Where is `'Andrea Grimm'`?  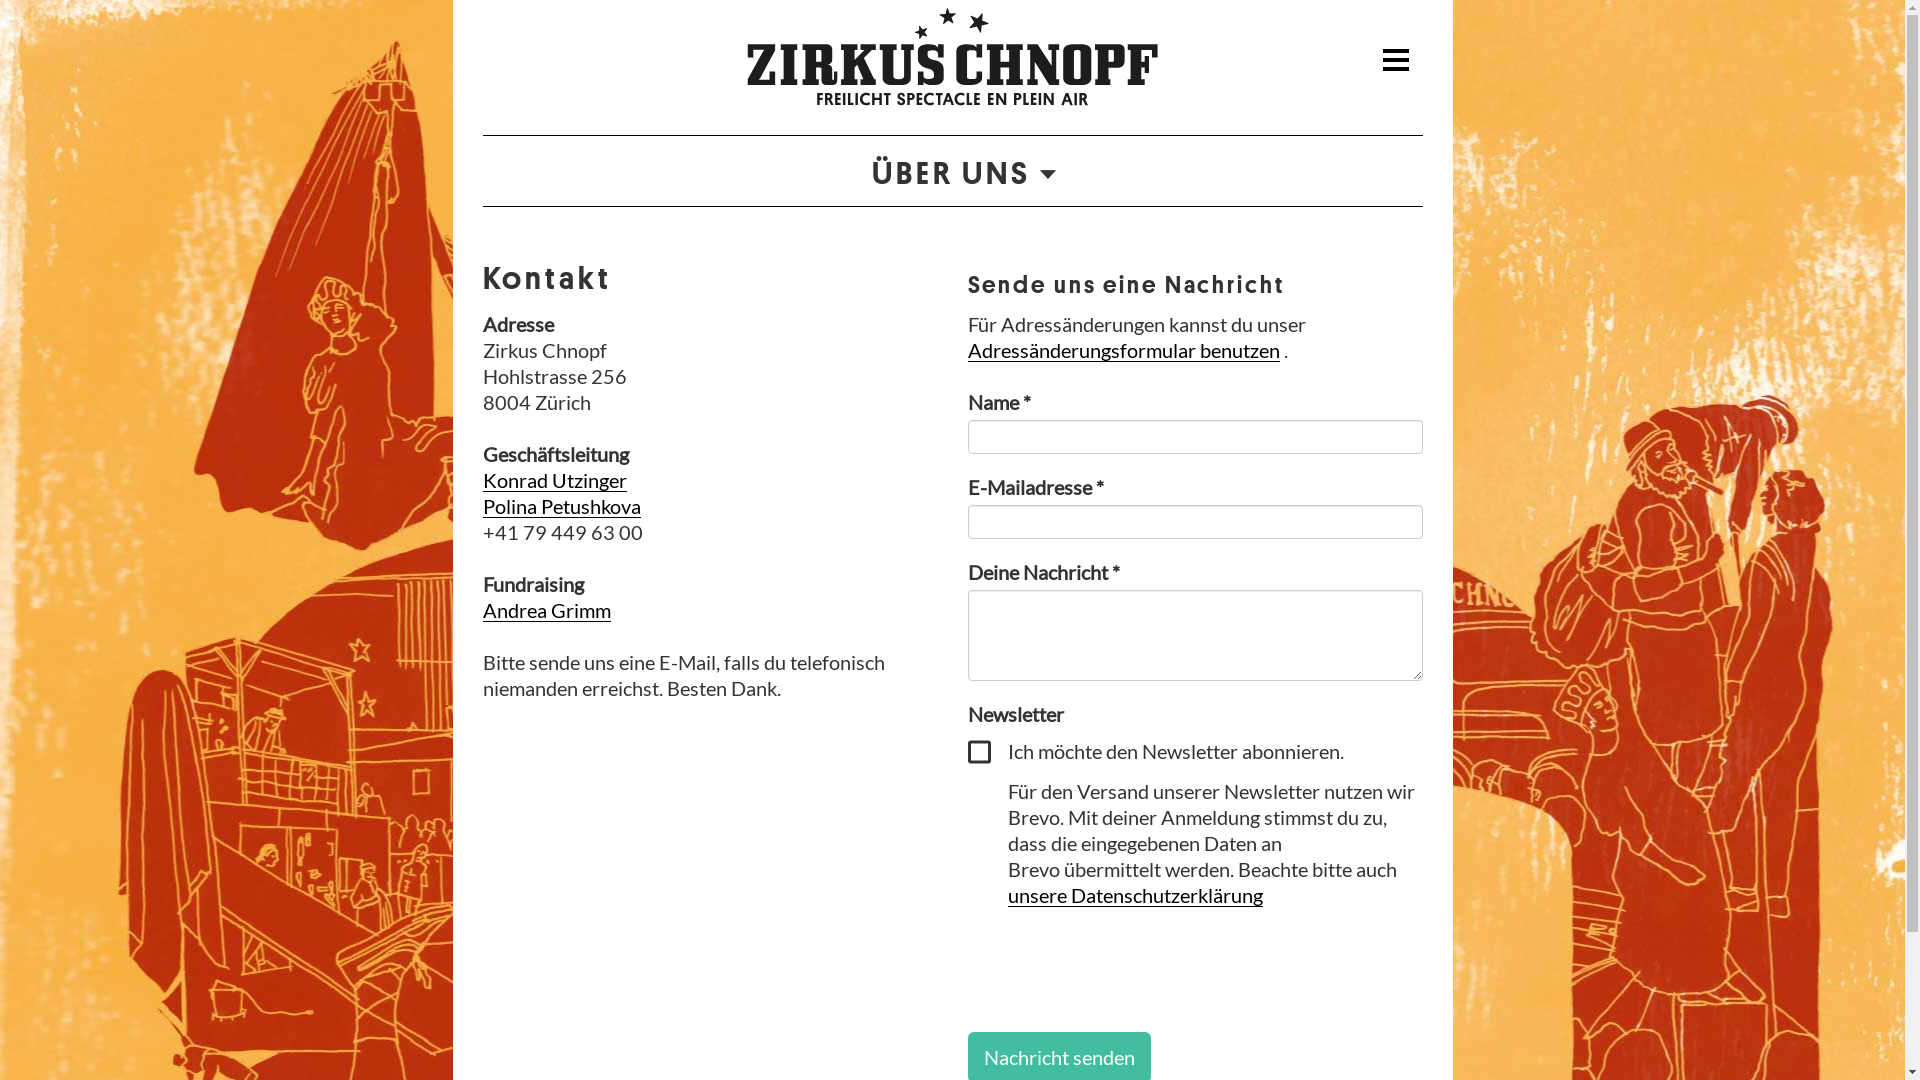 'Andrea Grimm' is located at coordinates (546, 608).